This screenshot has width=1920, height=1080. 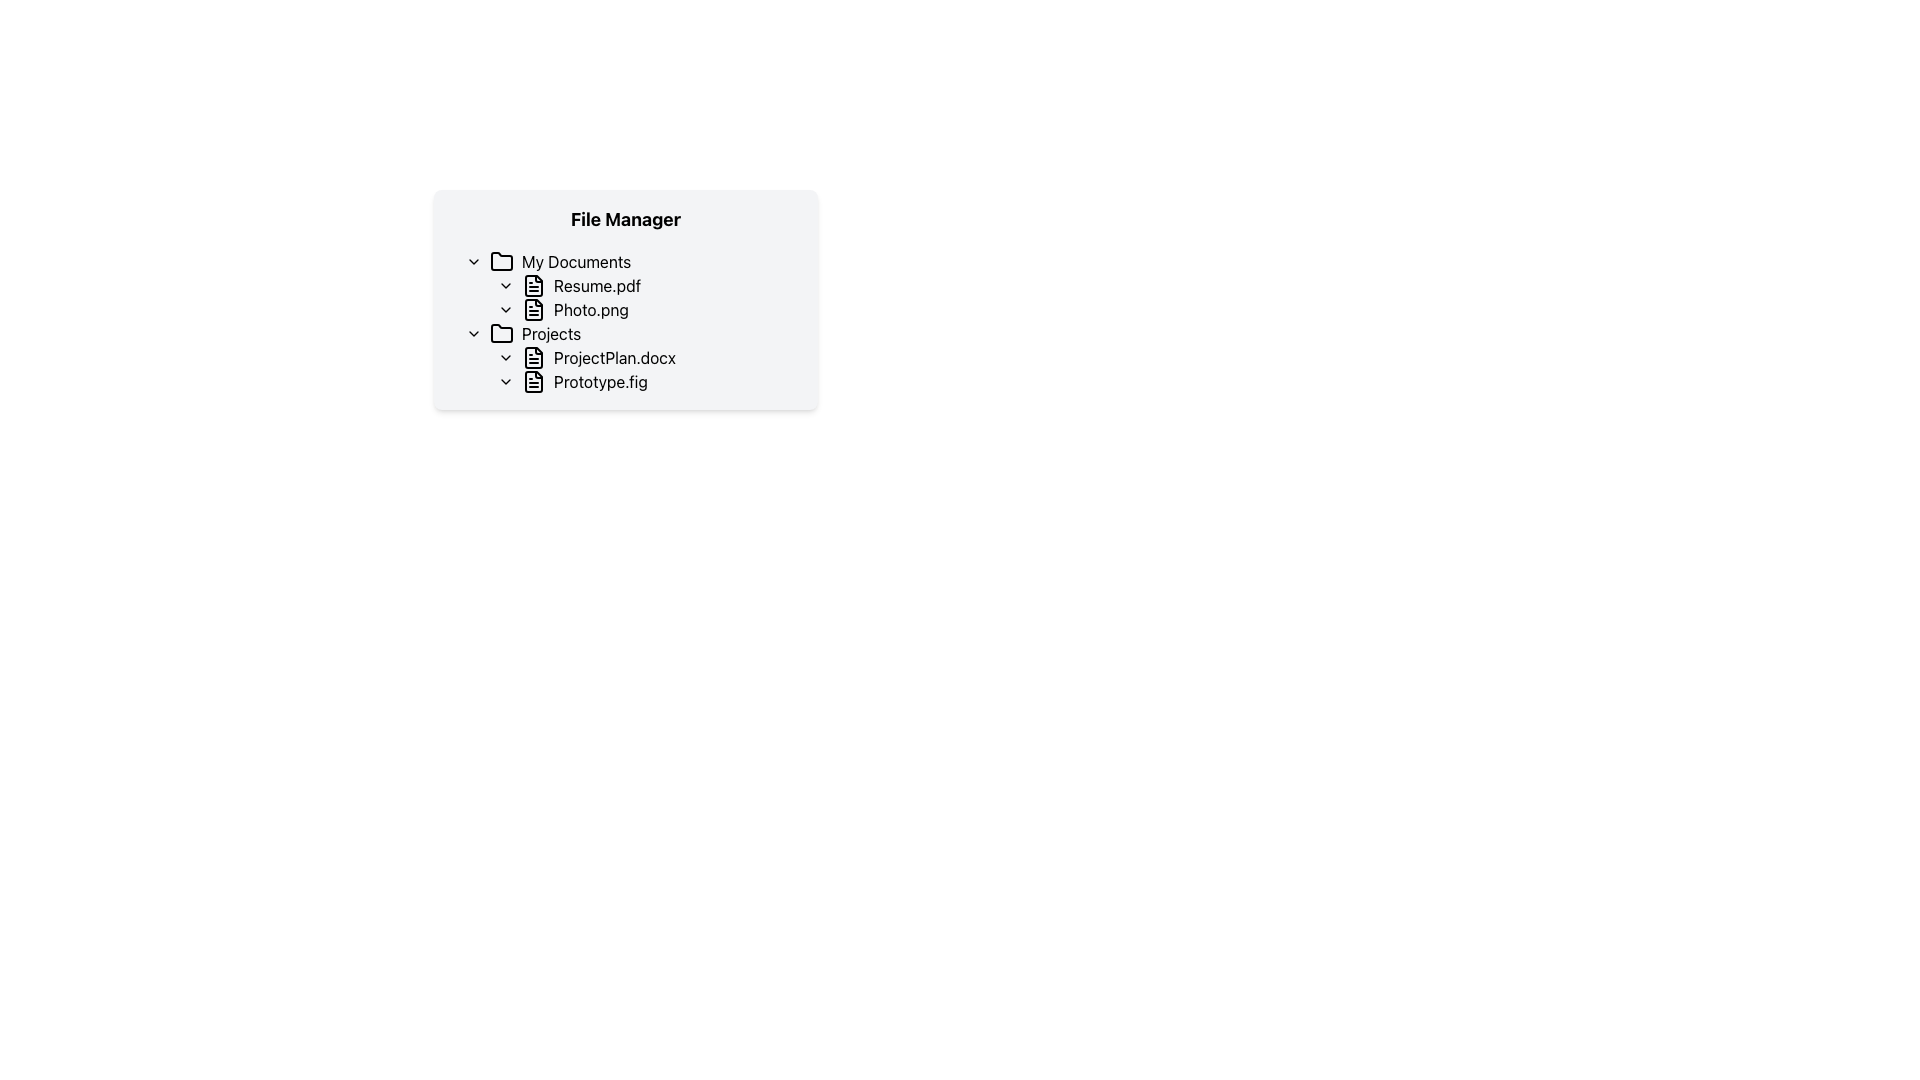 I want to click on the decorative icon representing the 'Resume.pdf' file type, so click(x=533, y=285).